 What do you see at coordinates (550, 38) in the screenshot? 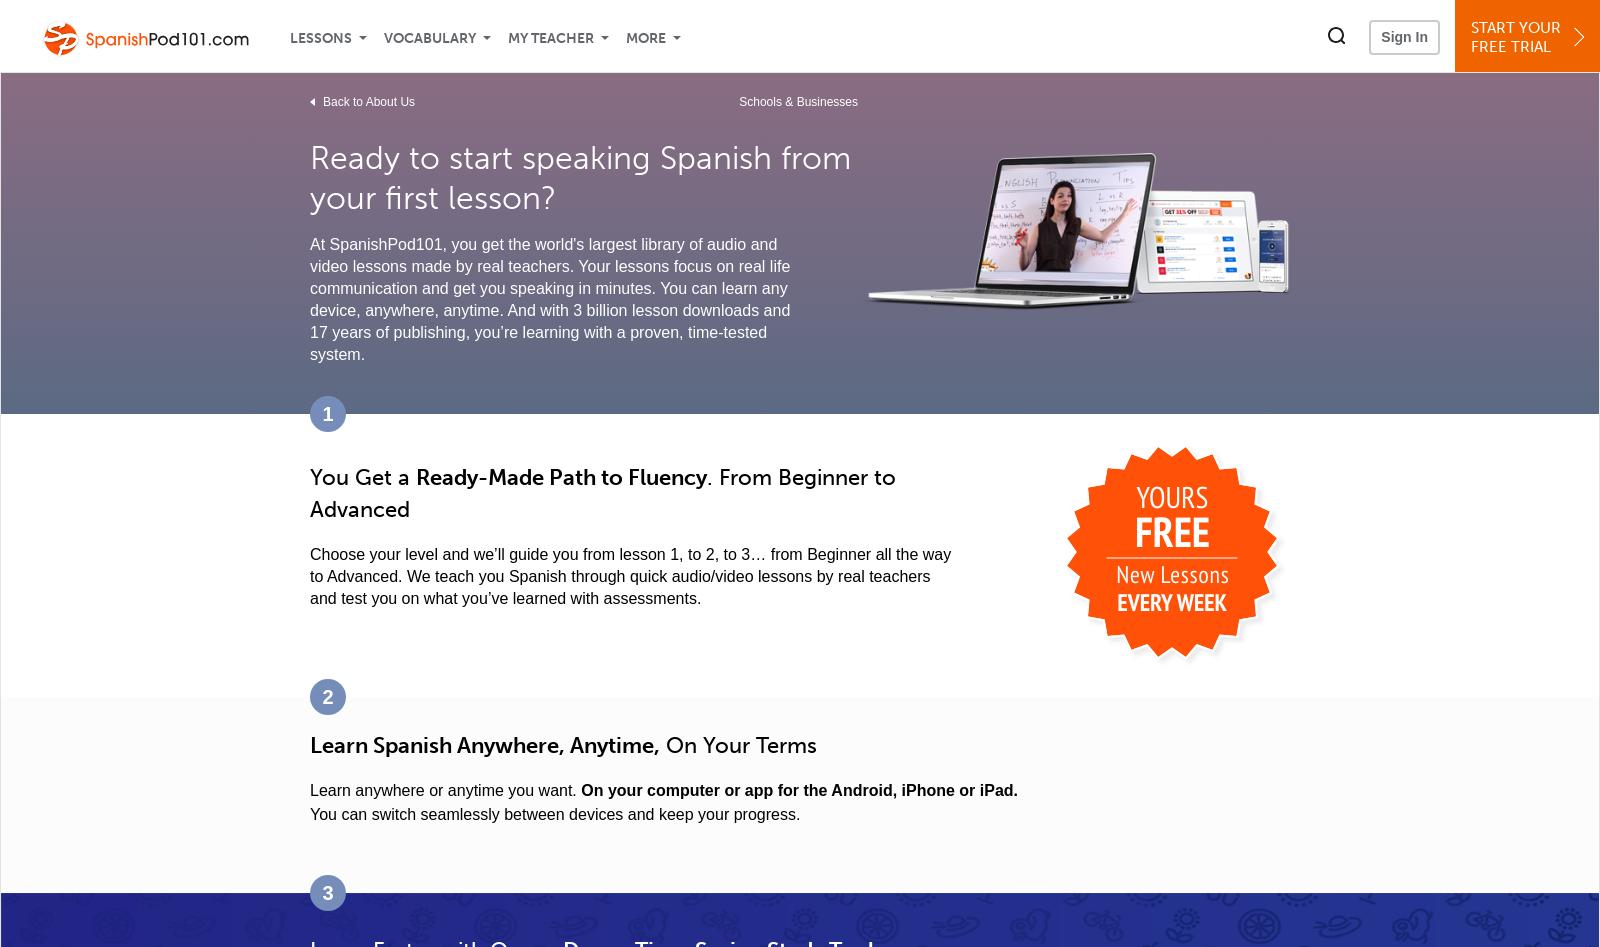
I see `'My Teacher'` at bounding box center [550, 38].